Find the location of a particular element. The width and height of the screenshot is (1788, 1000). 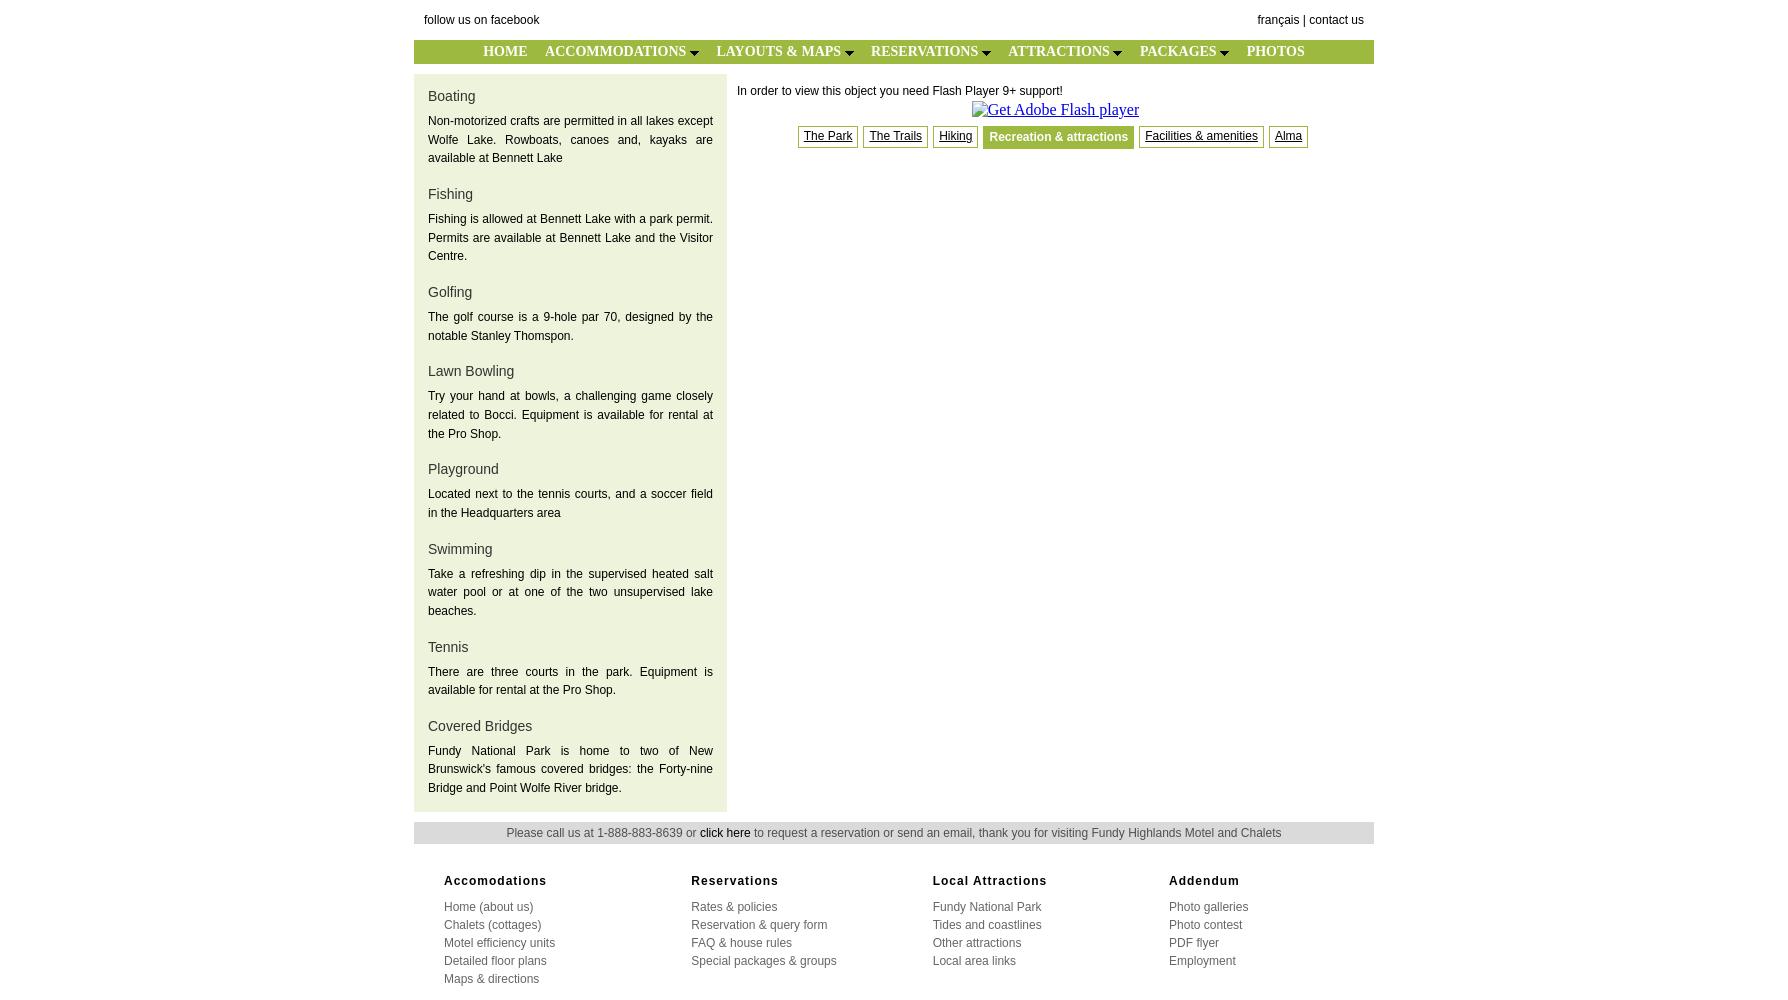

'Fishing is allowed at Bennett Lake with a  park  permit. Permits are available at Bennett Lake and the Visitor  Centre.' is located at coordinates (570, 236).